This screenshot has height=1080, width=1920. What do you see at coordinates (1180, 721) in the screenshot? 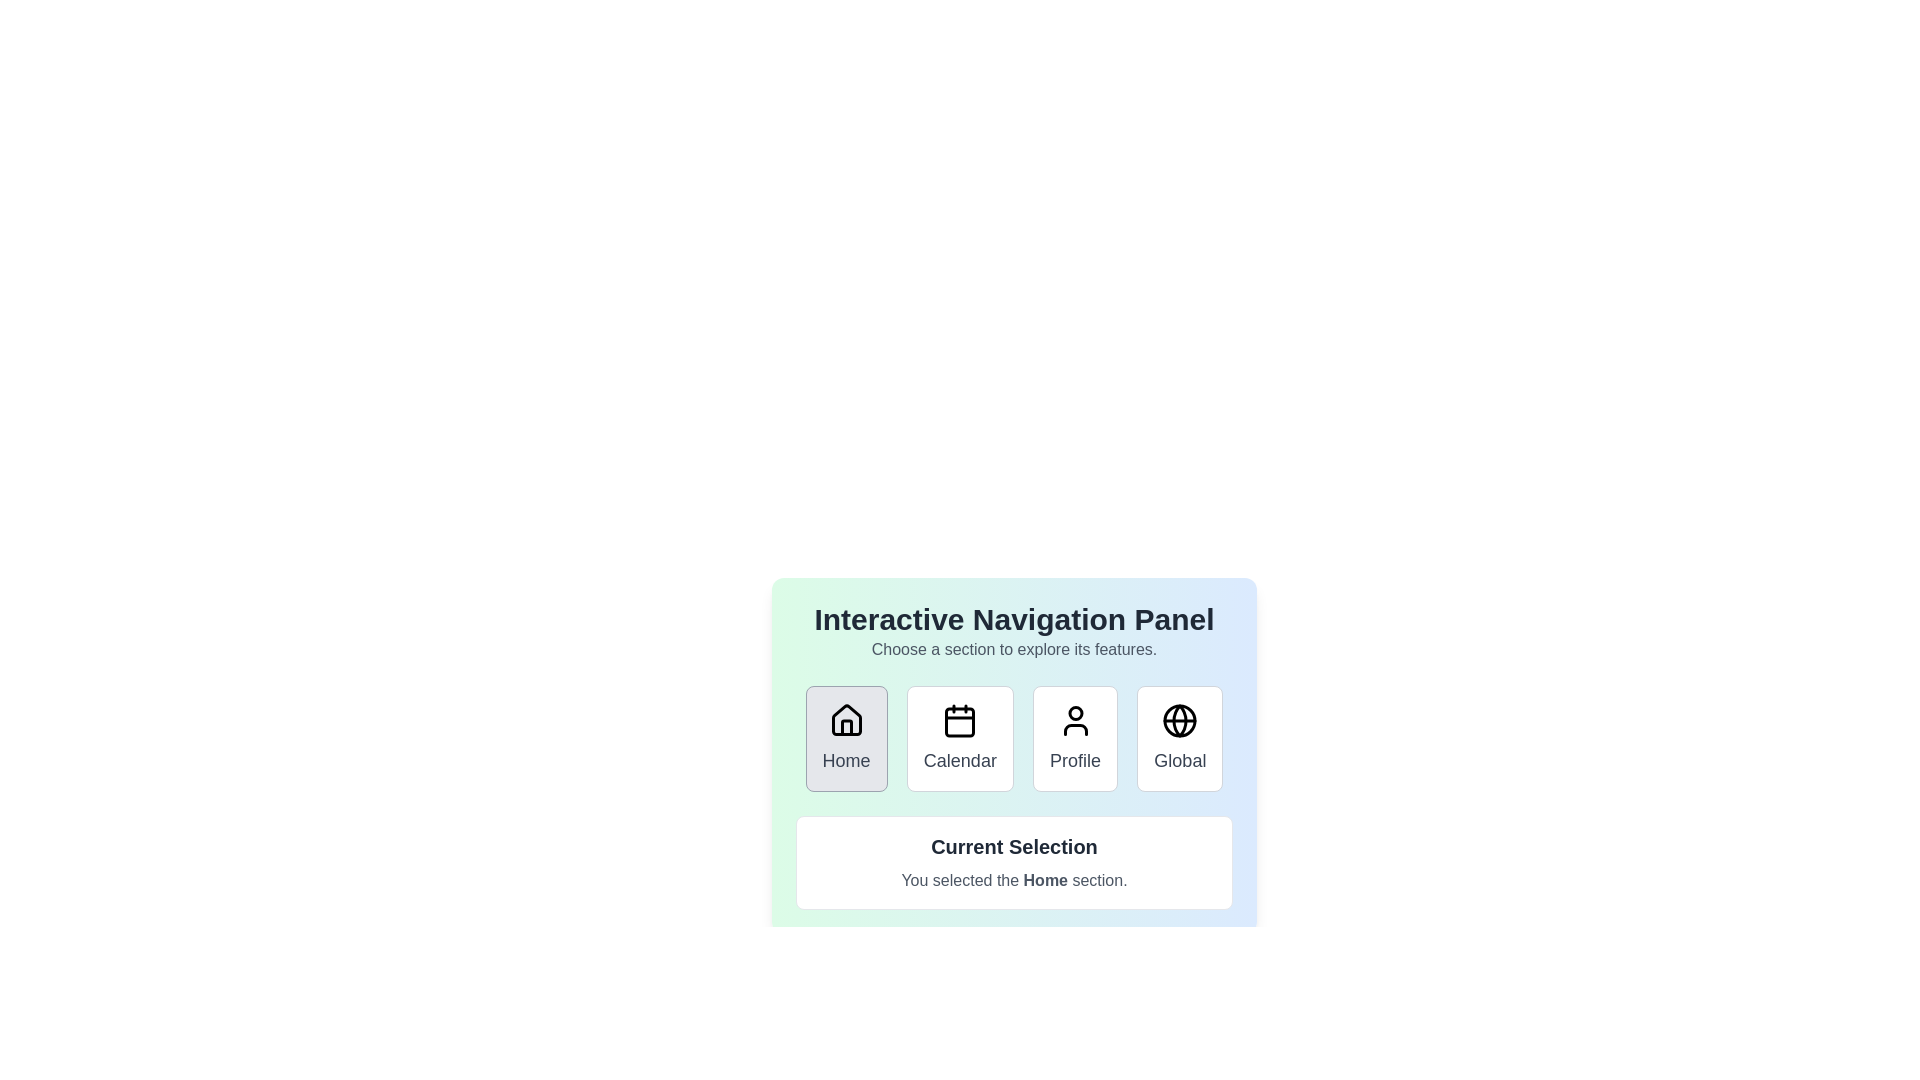
I see `the circular globe icon representing the 'Global' navigation option located in the bottom-right section of the navigation panel` at bounding box center [1180, 721].